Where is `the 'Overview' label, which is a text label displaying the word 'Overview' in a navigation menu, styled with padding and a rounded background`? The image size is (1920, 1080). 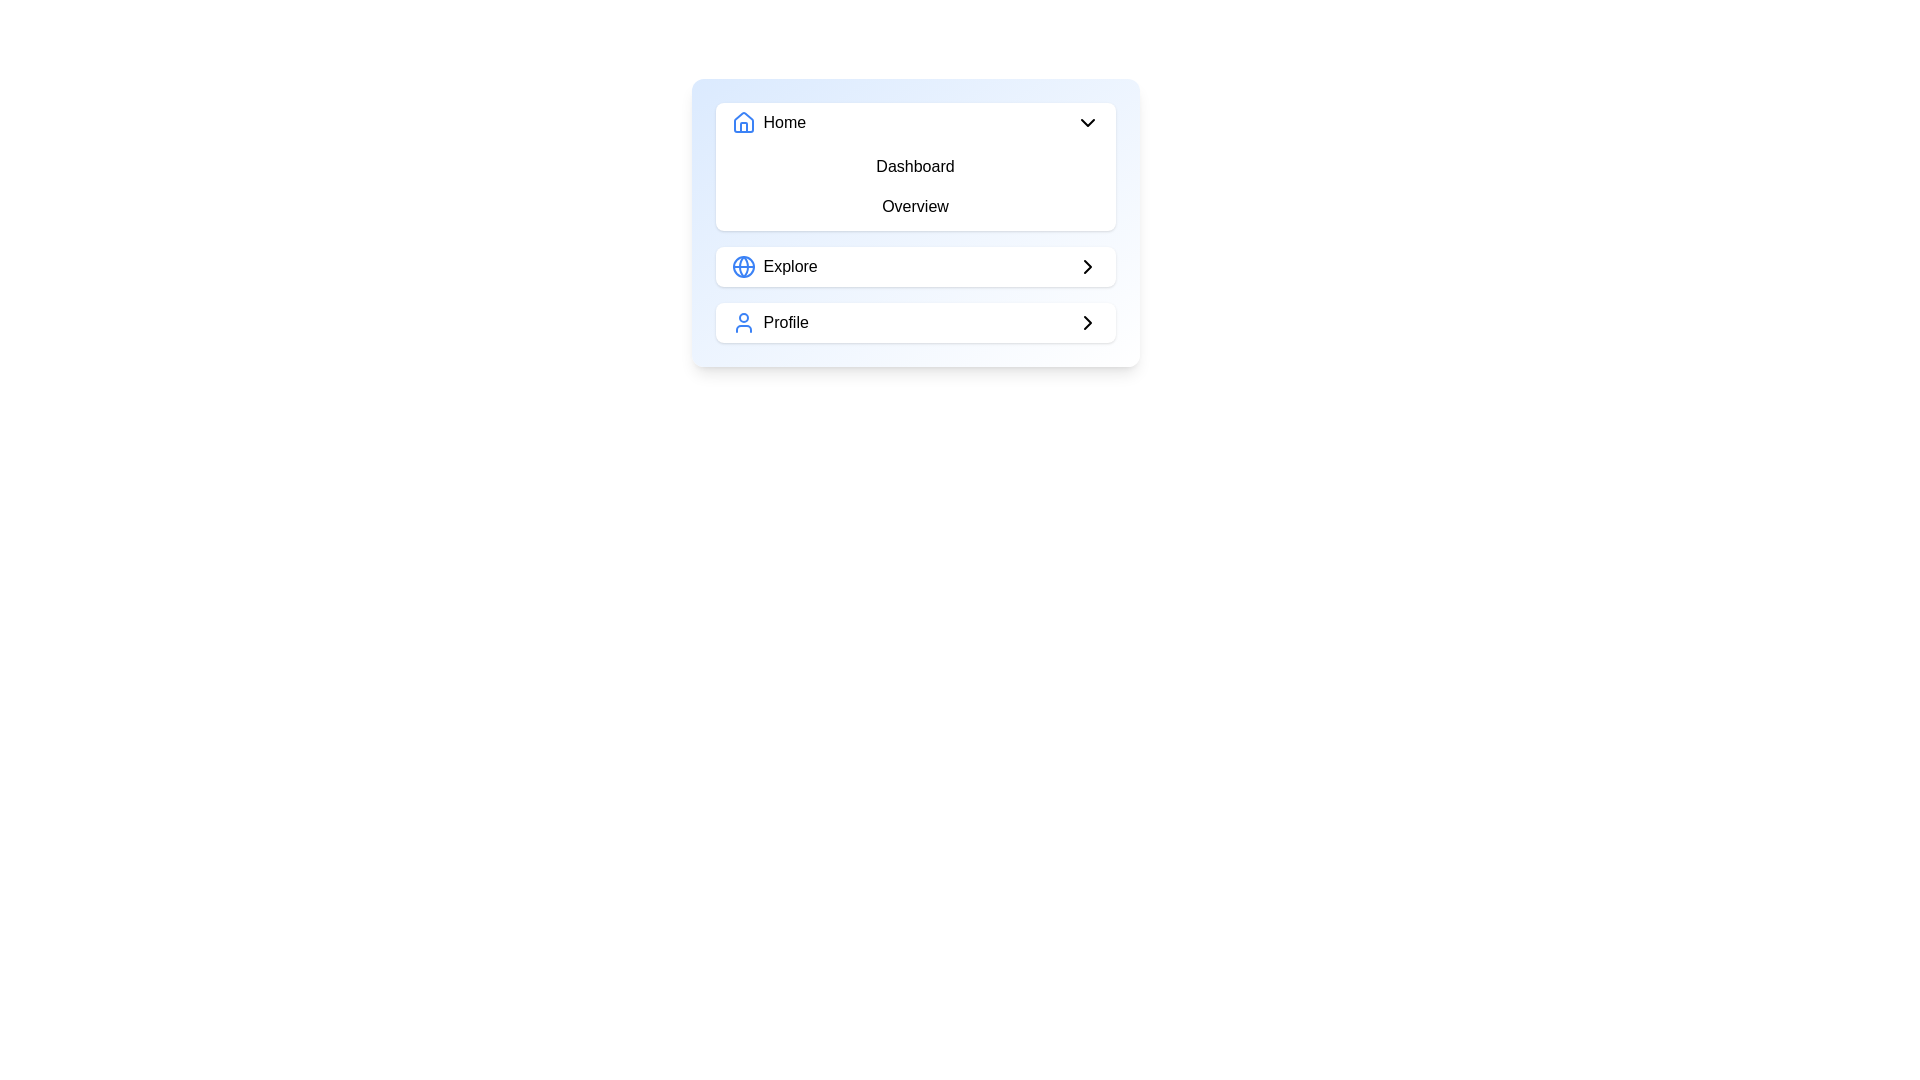 the 'Overview' label, which is a text label displaying the word 'Overview' in a navigation menu, styled with padding and a rounded background is located at coordinates (914, 207).